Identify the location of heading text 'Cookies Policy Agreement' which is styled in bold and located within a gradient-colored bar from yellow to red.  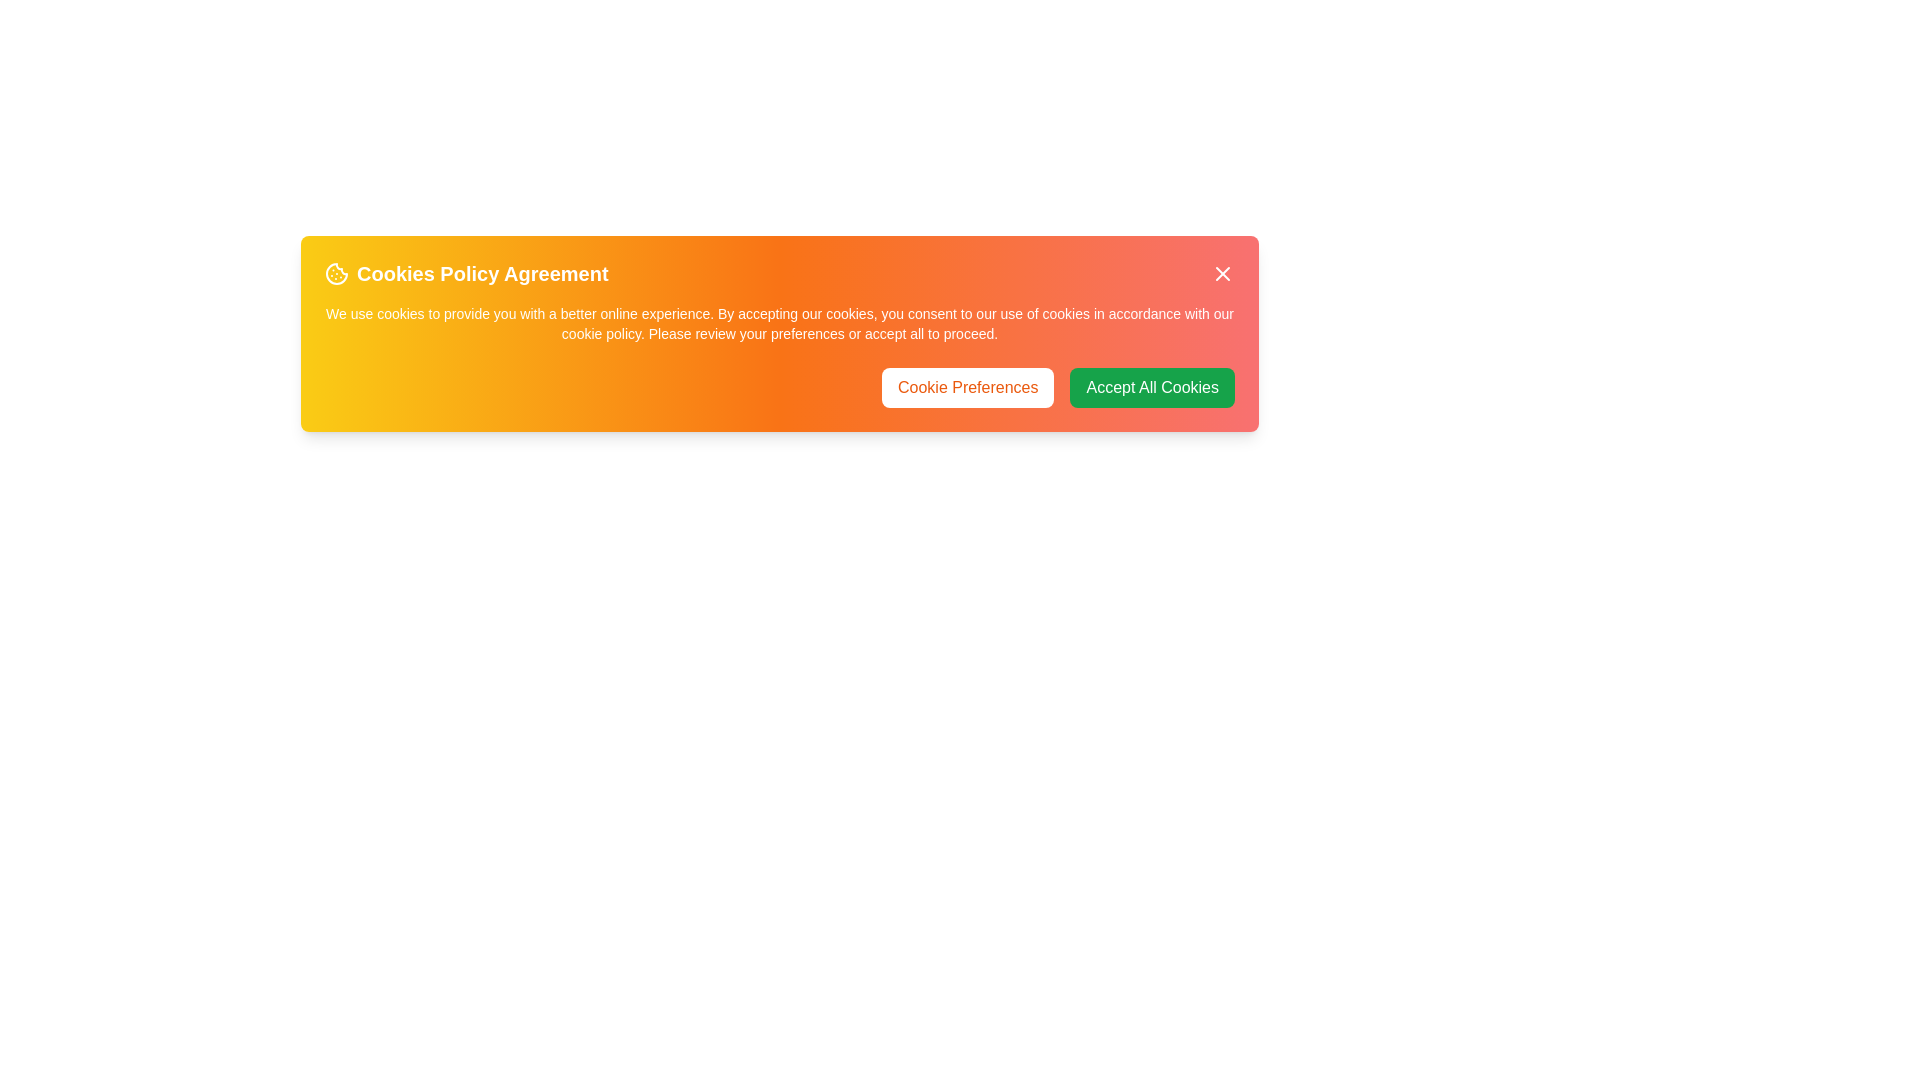
(778, 273).